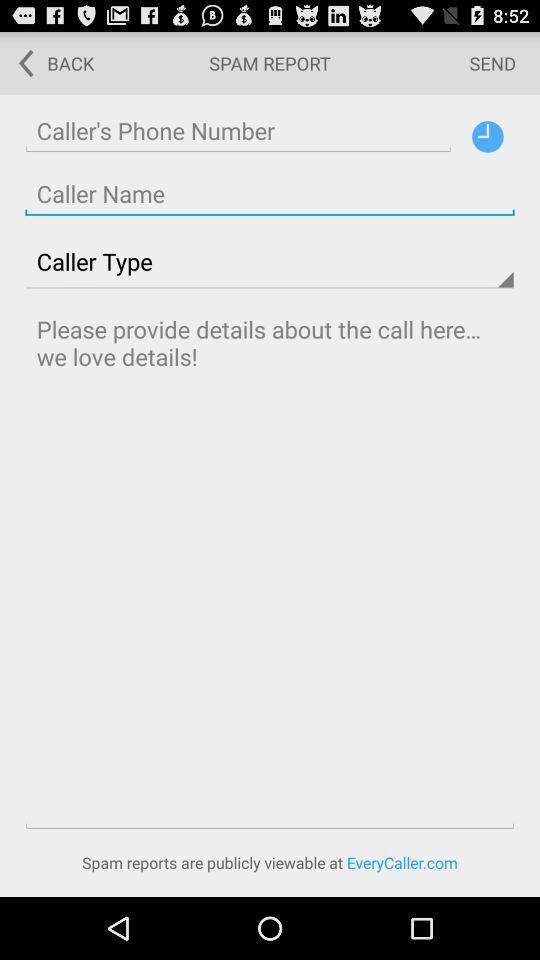 The height and width of the screenshot is (960, 540). Describe the element at coordinates (238, 129) in the screenshot. I see `phone number` at that location.